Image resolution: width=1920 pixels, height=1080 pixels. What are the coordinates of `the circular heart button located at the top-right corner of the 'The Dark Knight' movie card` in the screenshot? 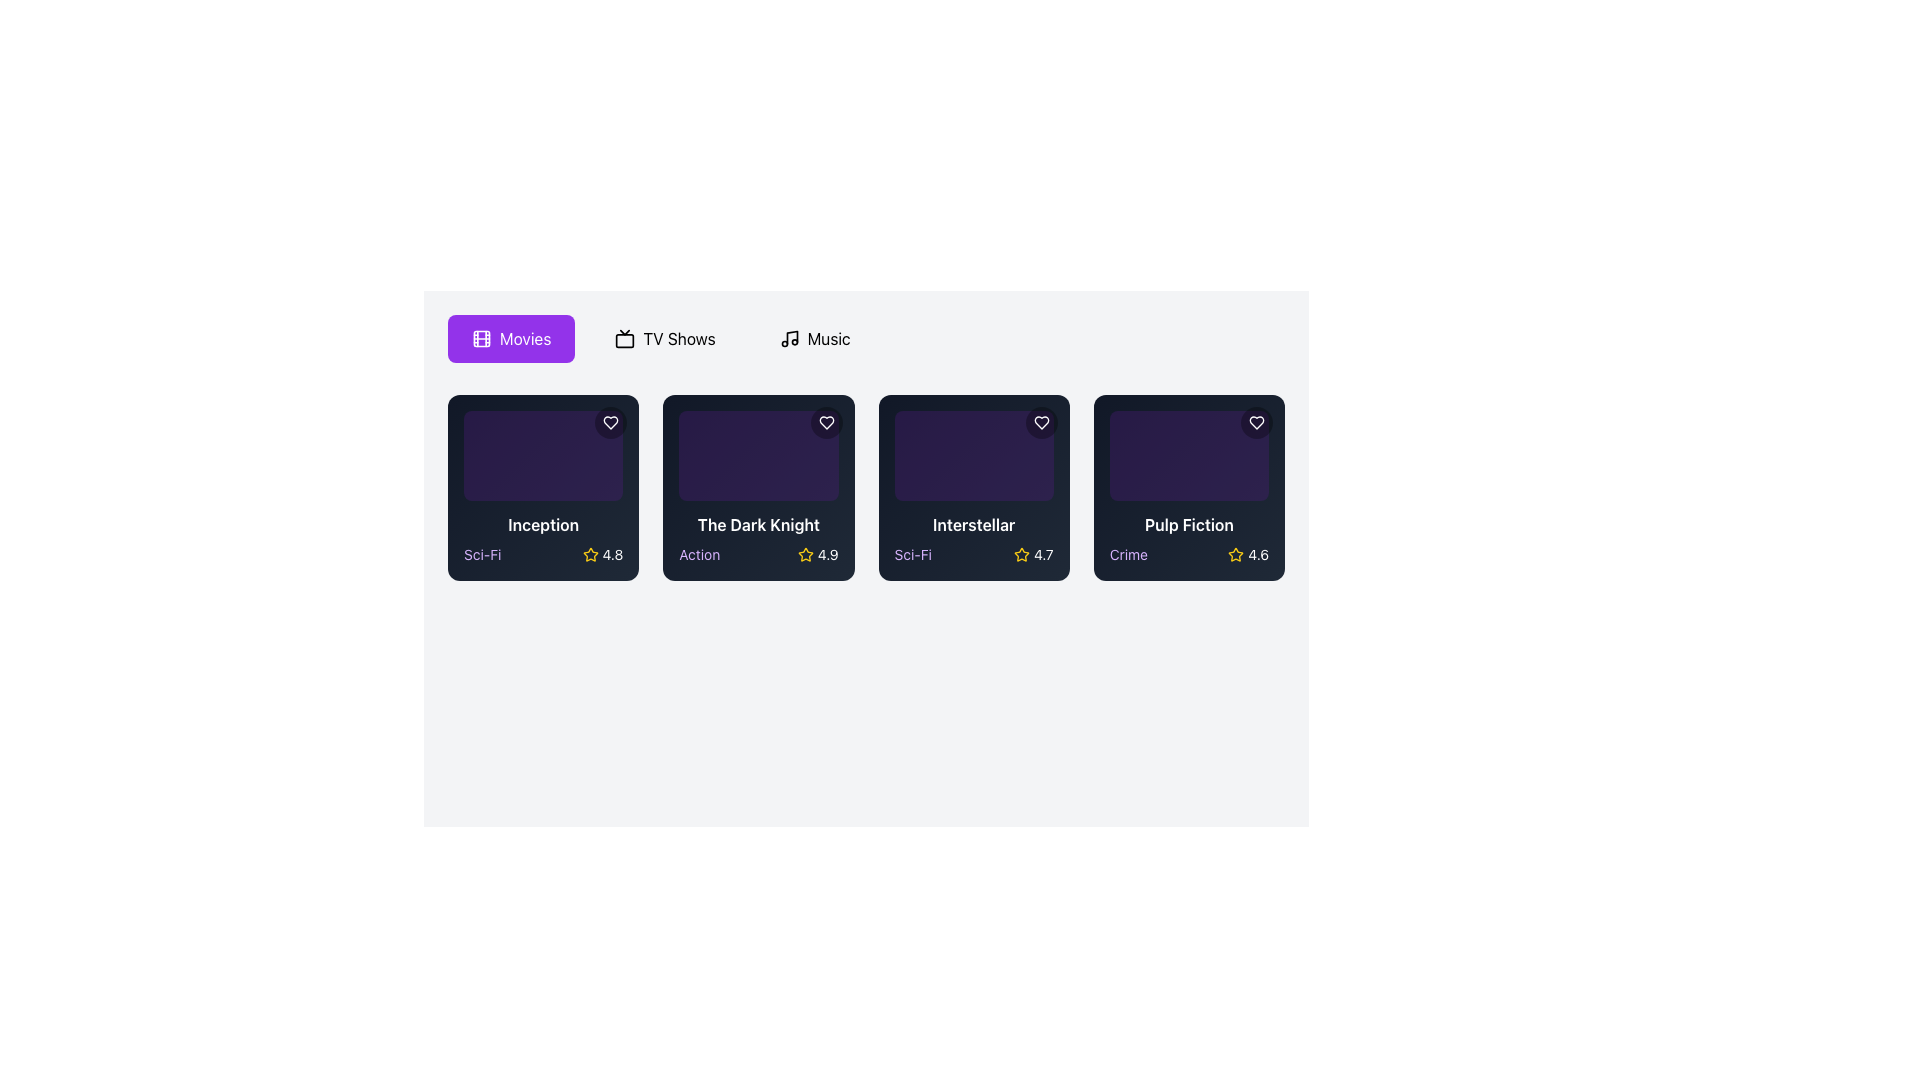 It's located at (826, 422).